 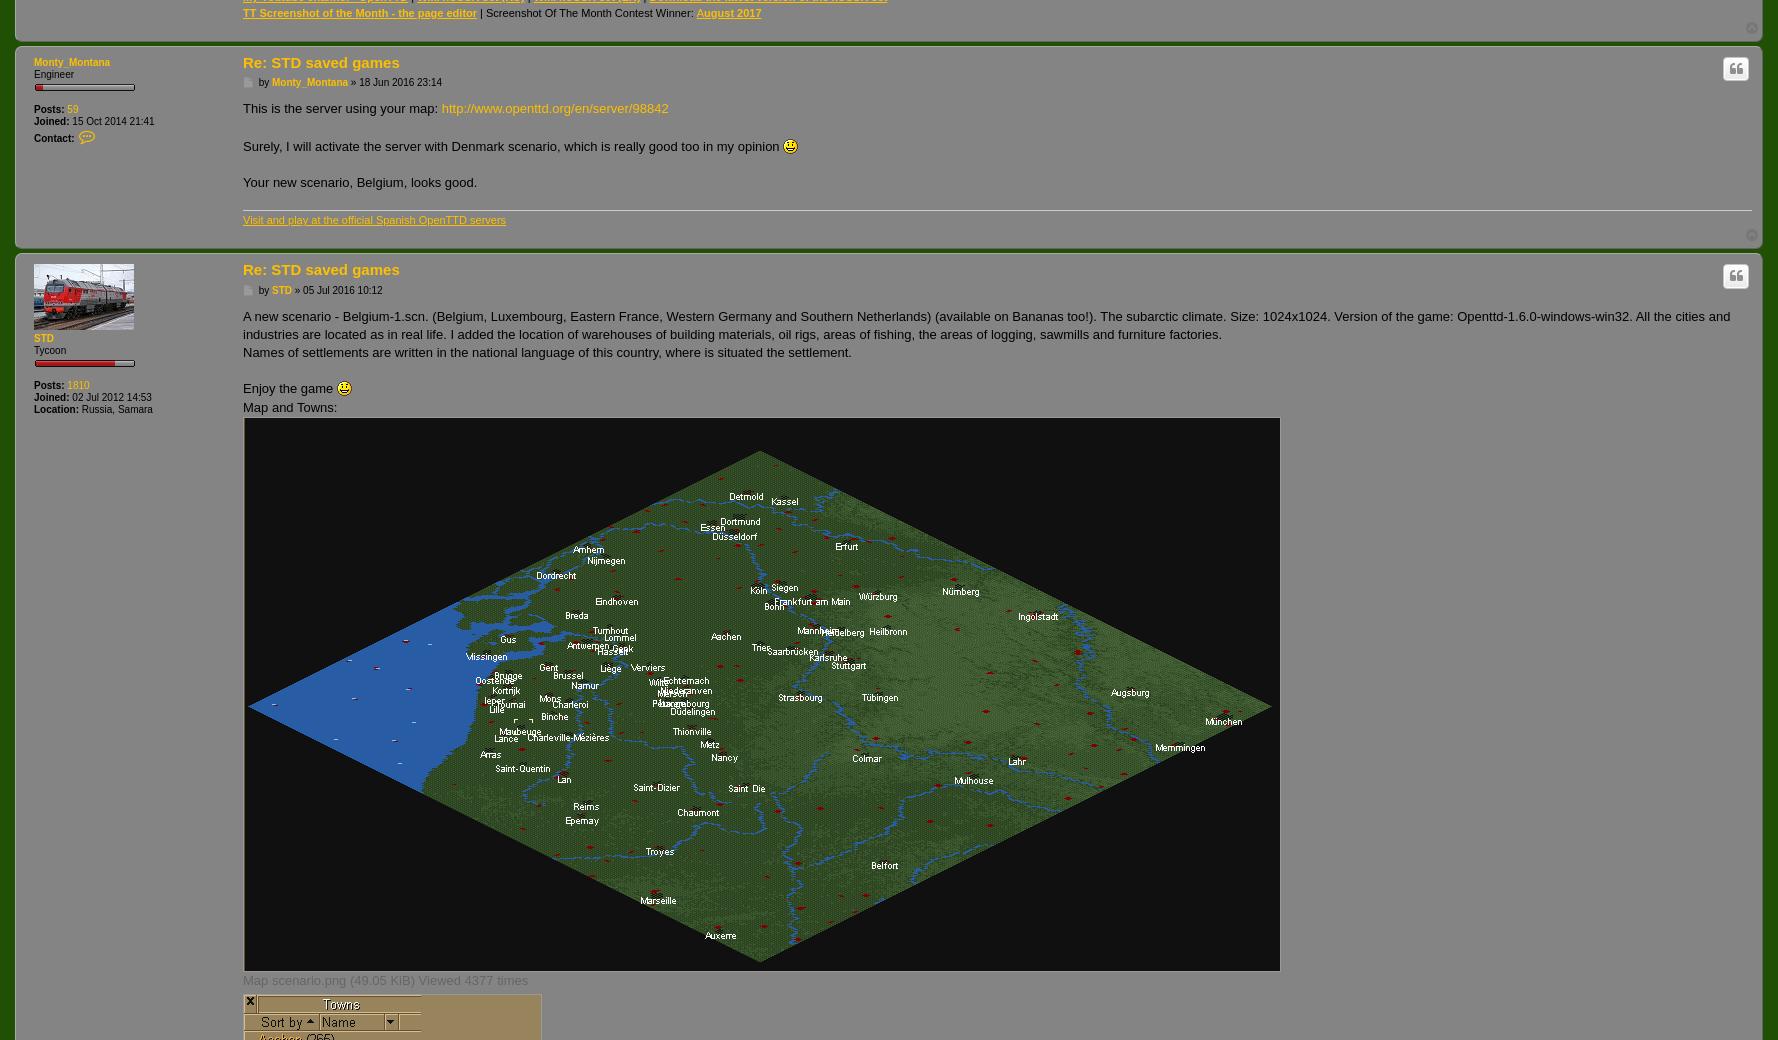 What do you see at coordinates (400, 81) in the screenshot?
I see `'18 Jun 2016 23:14'` at bounding box center [400, 81].